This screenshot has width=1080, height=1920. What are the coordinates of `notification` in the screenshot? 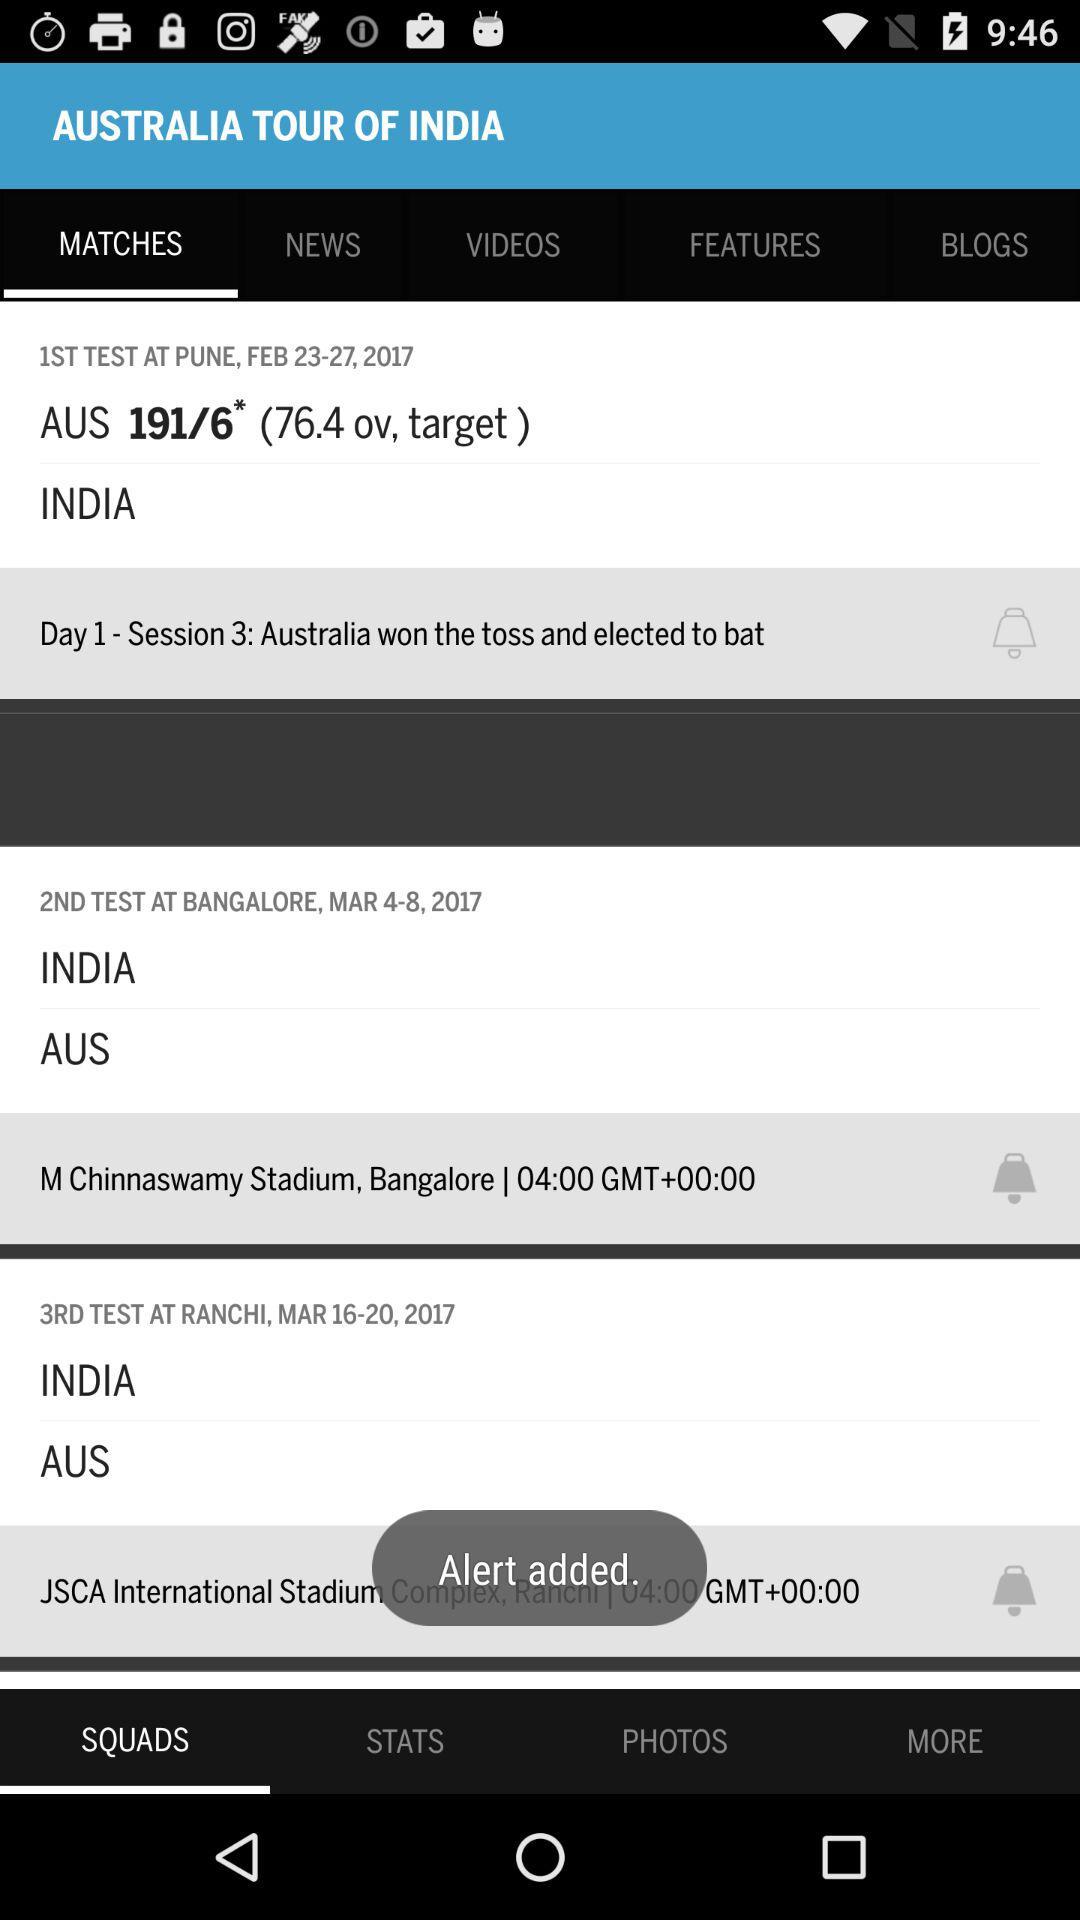 It's located at (1027, 632).